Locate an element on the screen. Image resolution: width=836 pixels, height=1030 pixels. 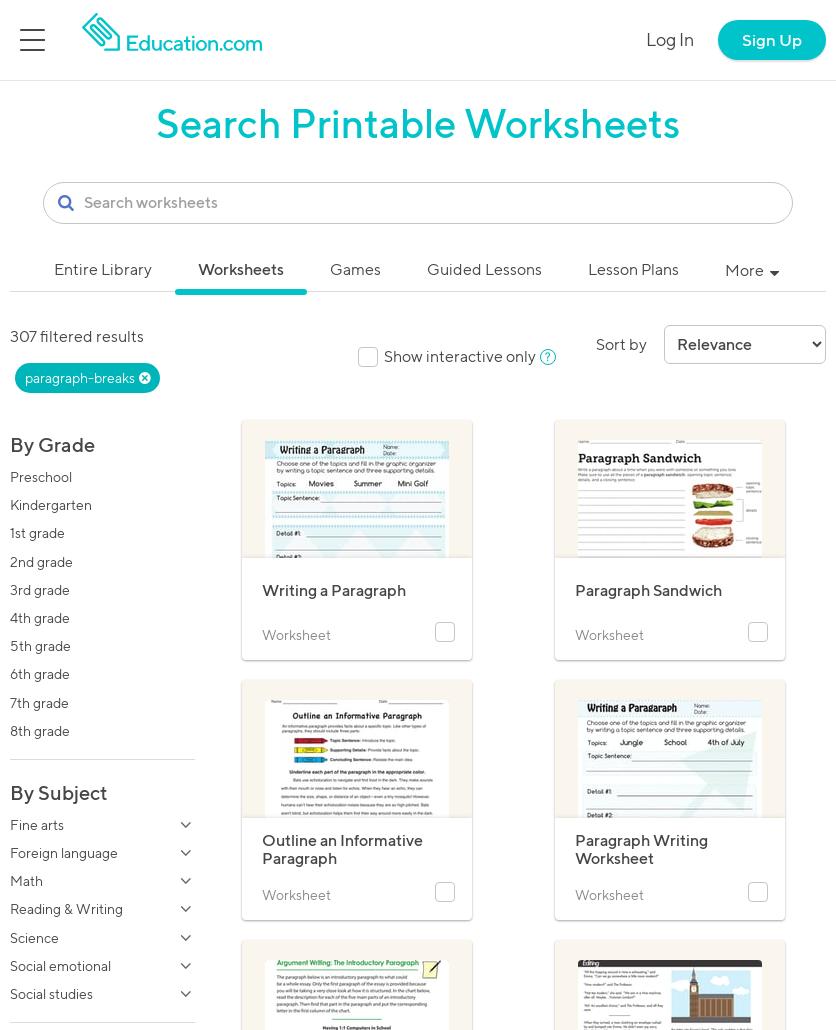
'Sign Up' is located at coordinates (770, 39).